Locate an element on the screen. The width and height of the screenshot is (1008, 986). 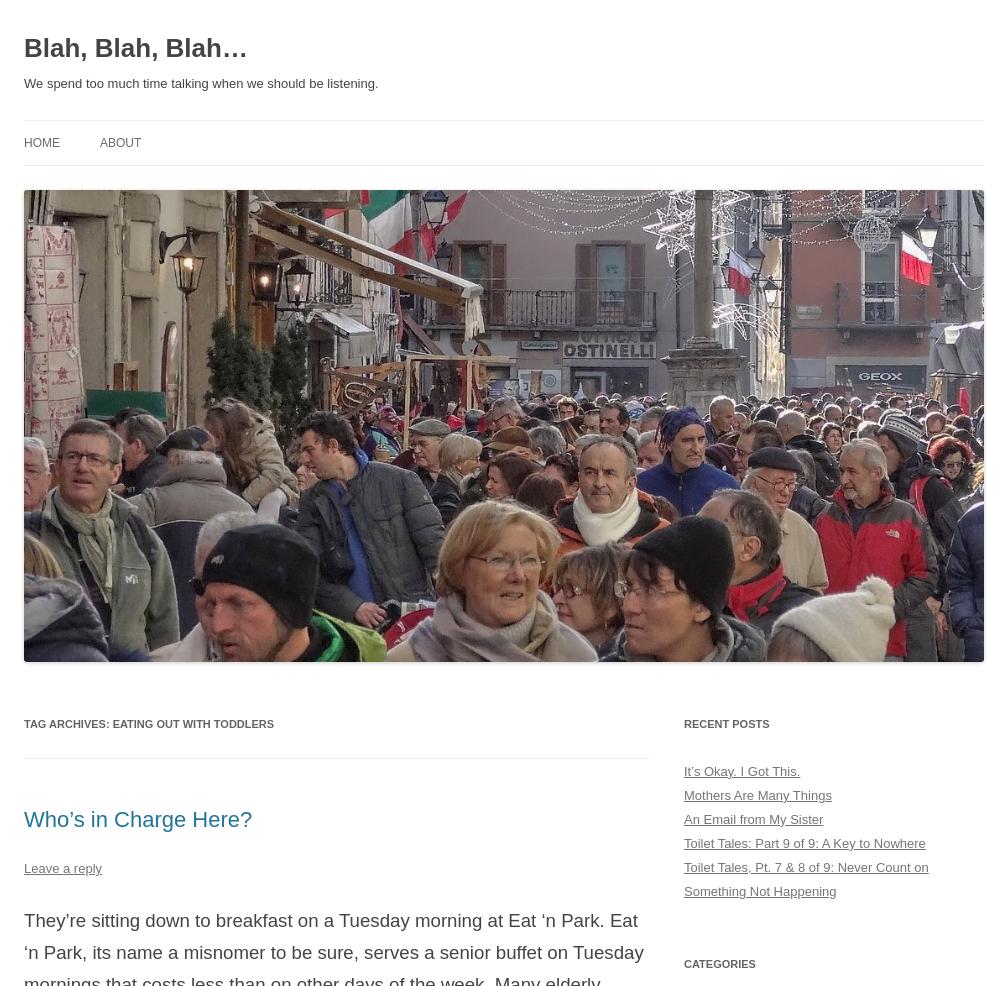
'About' is located at coordinates (99, 142).